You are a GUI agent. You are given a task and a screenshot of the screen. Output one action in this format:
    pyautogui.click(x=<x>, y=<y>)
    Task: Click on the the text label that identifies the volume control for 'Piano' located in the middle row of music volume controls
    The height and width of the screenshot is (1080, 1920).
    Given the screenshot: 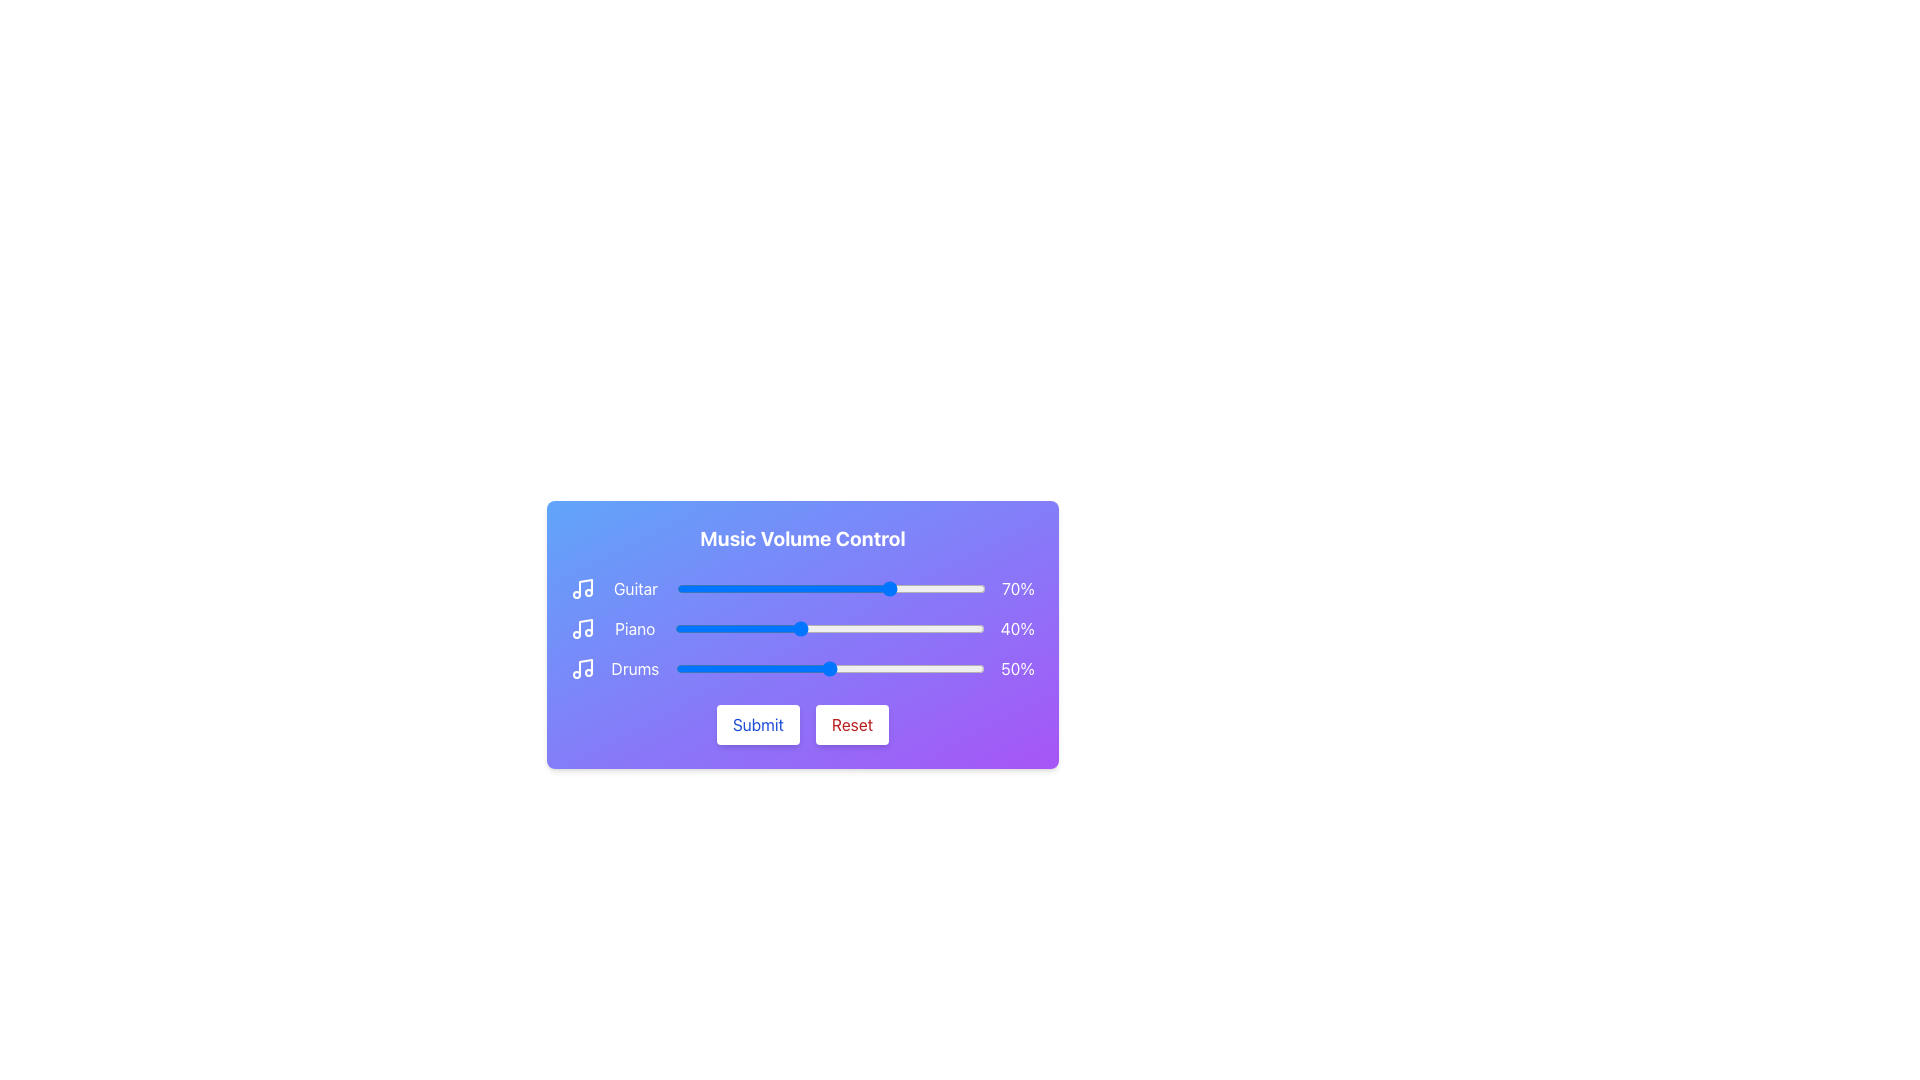 What is the action you would take?
    pyautogui.click(x=634, y=627)
    